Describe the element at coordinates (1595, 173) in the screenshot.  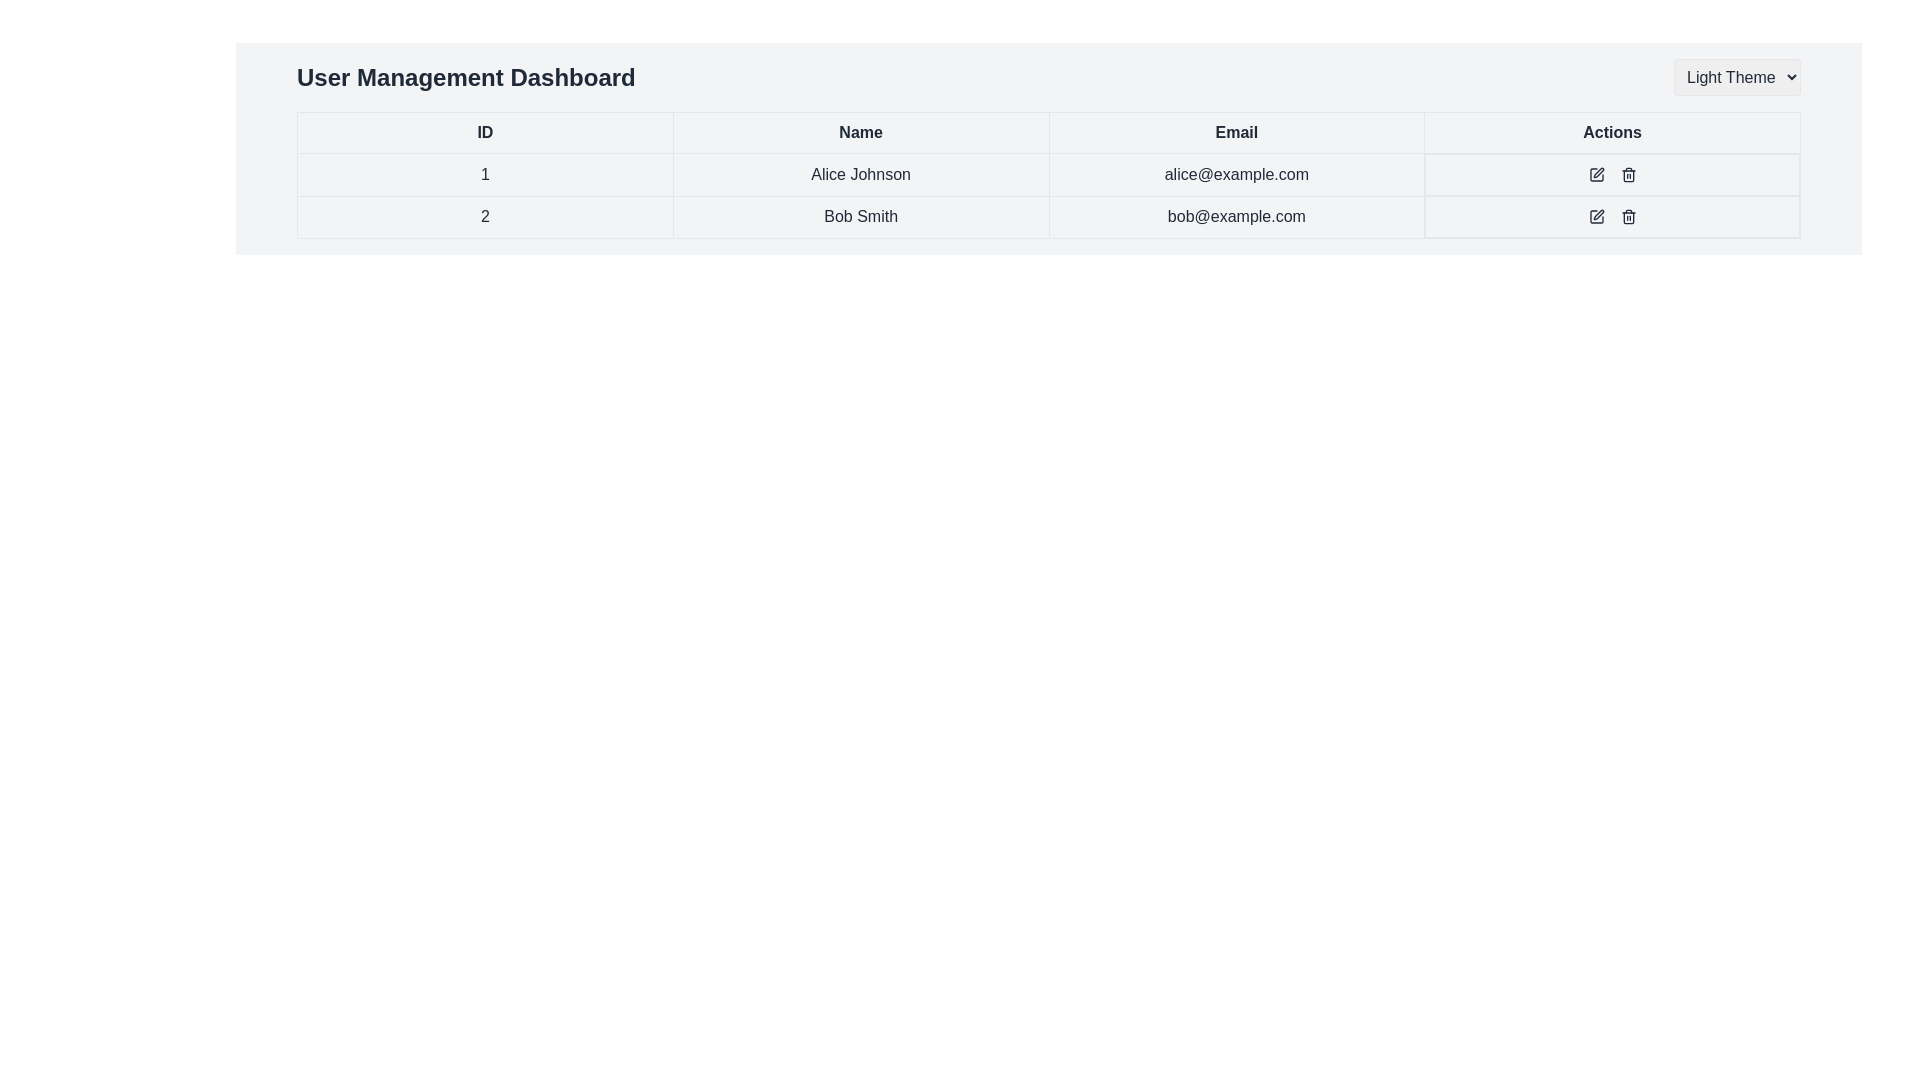
I see `the edit icon button resembling a pen located in the 'Actions' column of the data grid to initiate editing for the first row containing 'Alice Johnson'` at that location.